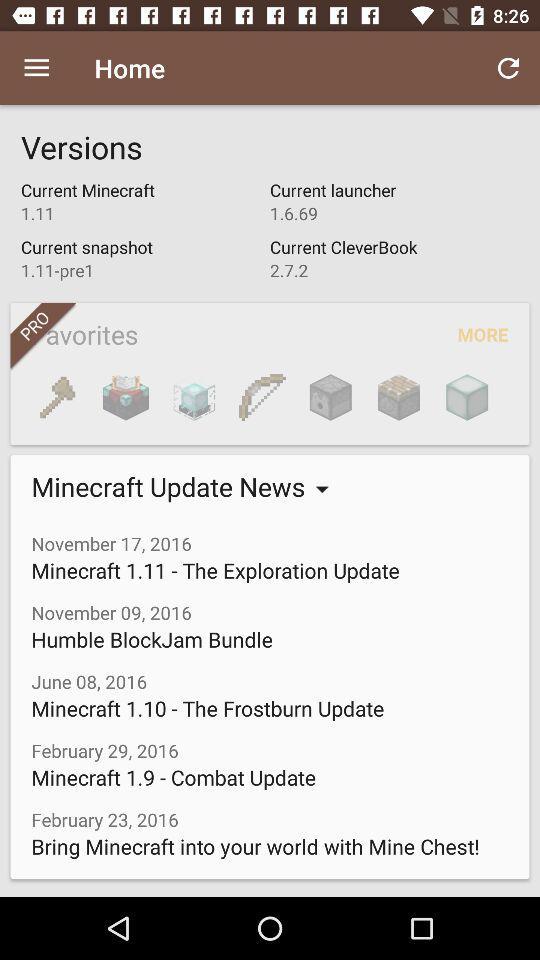  Describe the element at coordinates (194, 396) in the screenshot. I see `item` at that location.